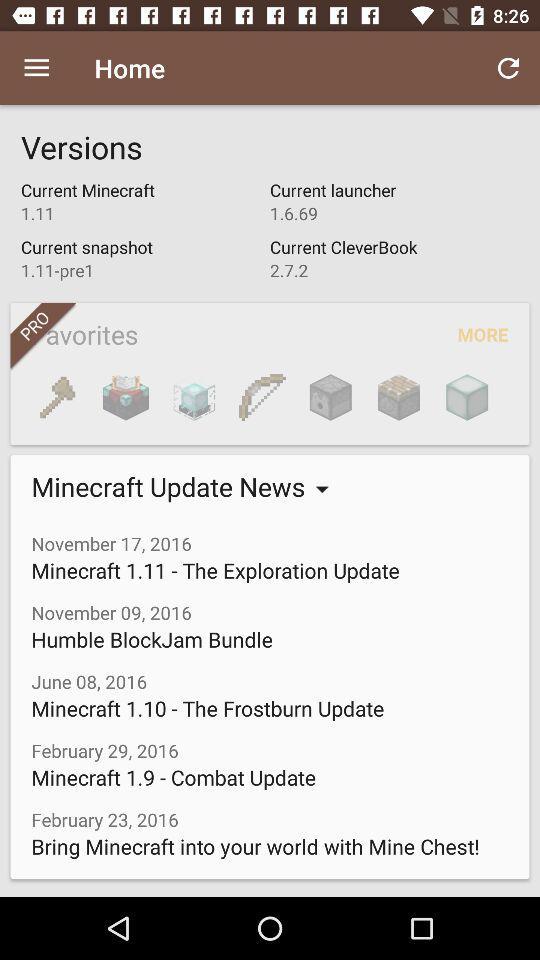  Describe the element at coordinates (194, 396) in the screenshot. I see `item` at that location.